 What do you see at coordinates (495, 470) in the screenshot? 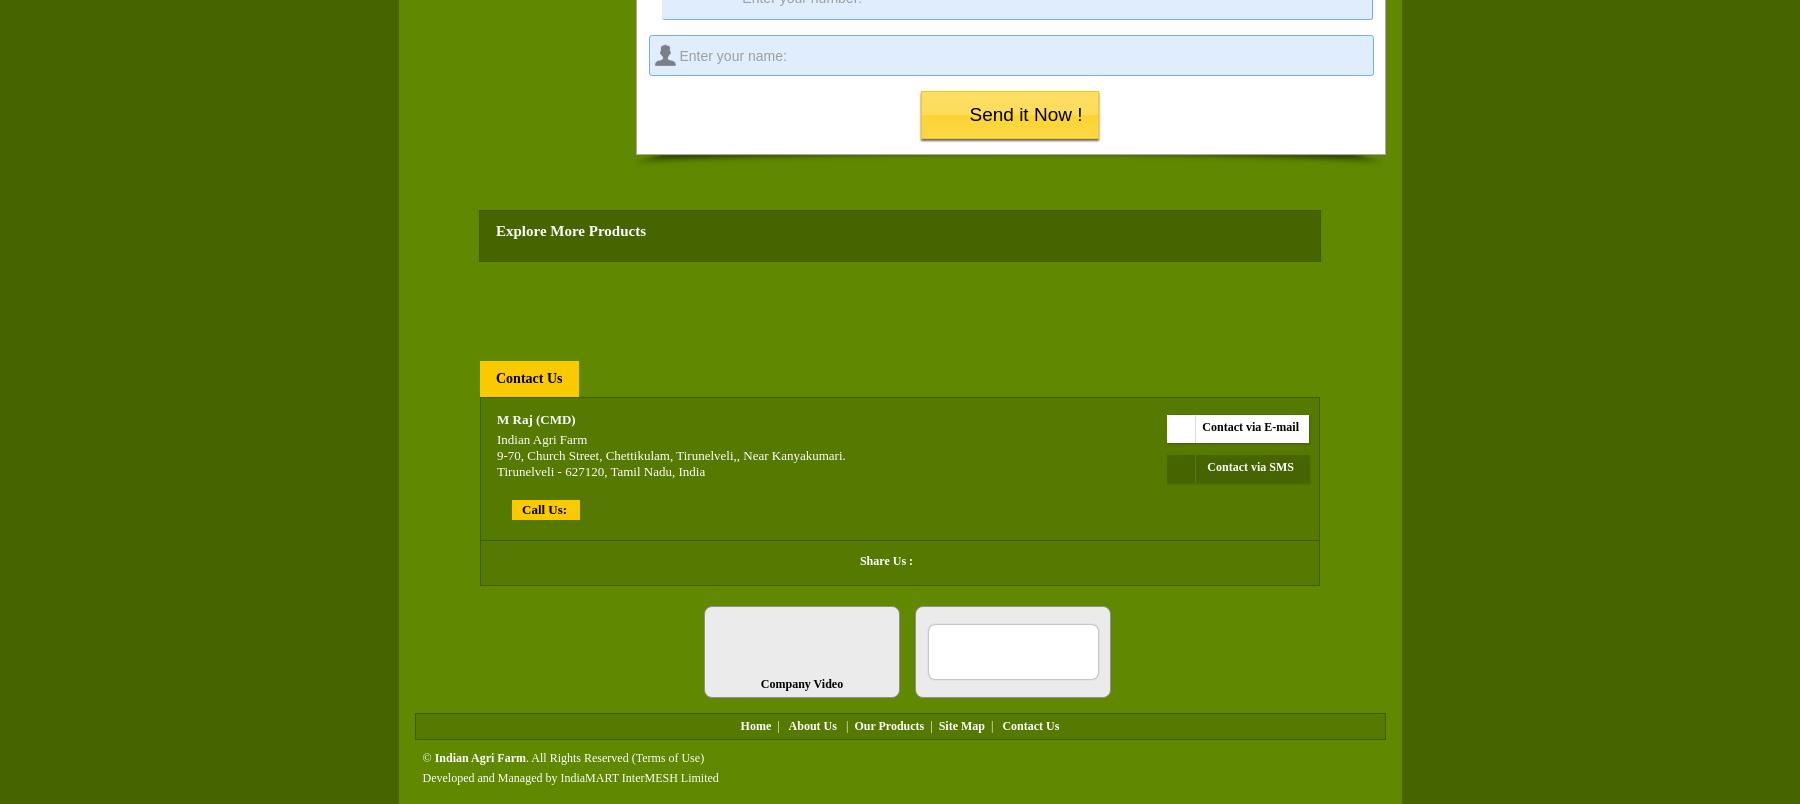
I see `'Tirunelveli'` at bounding box center [495, 470].